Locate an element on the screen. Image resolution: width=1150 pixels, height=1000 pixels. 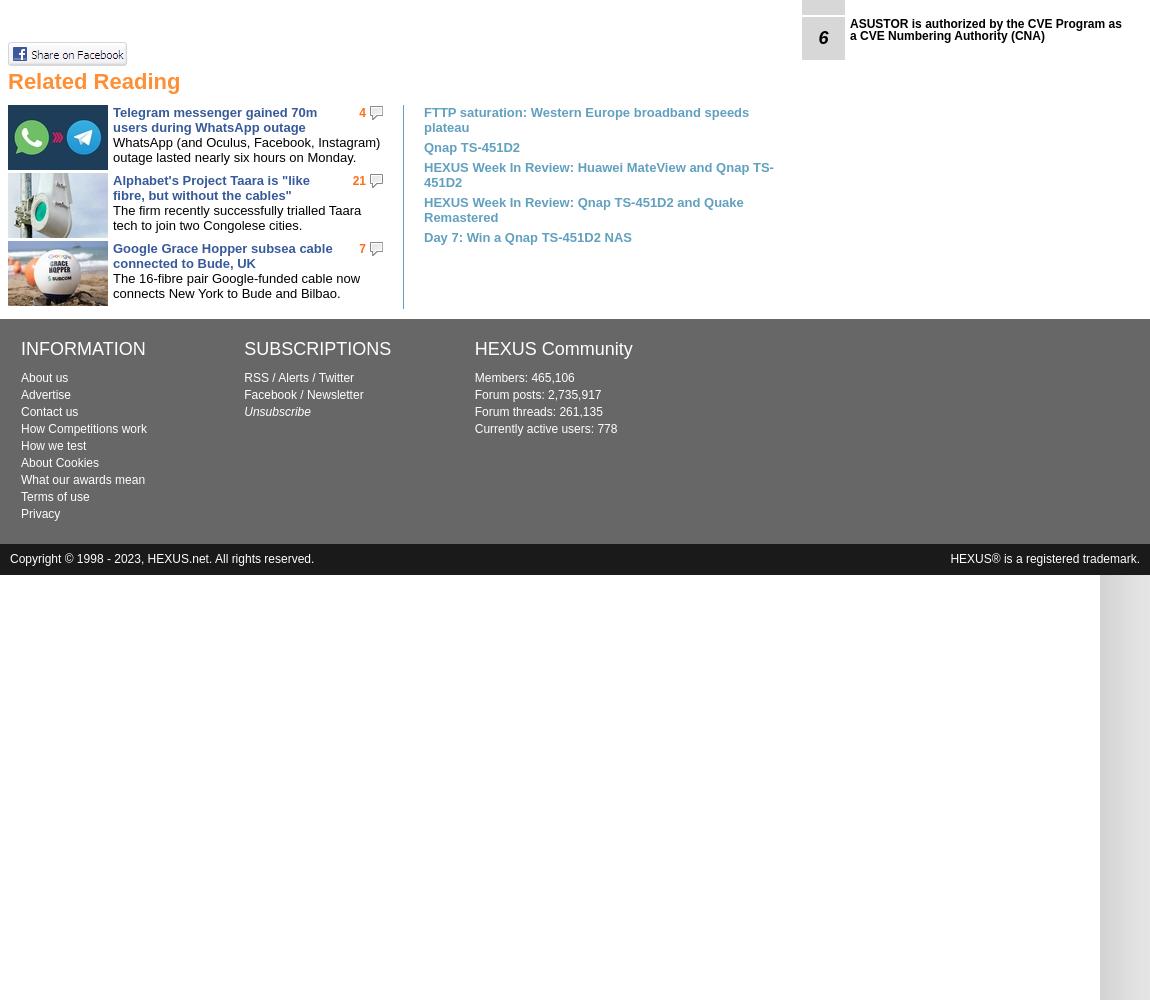
'Facebook' is located at coordinates (269, 395).